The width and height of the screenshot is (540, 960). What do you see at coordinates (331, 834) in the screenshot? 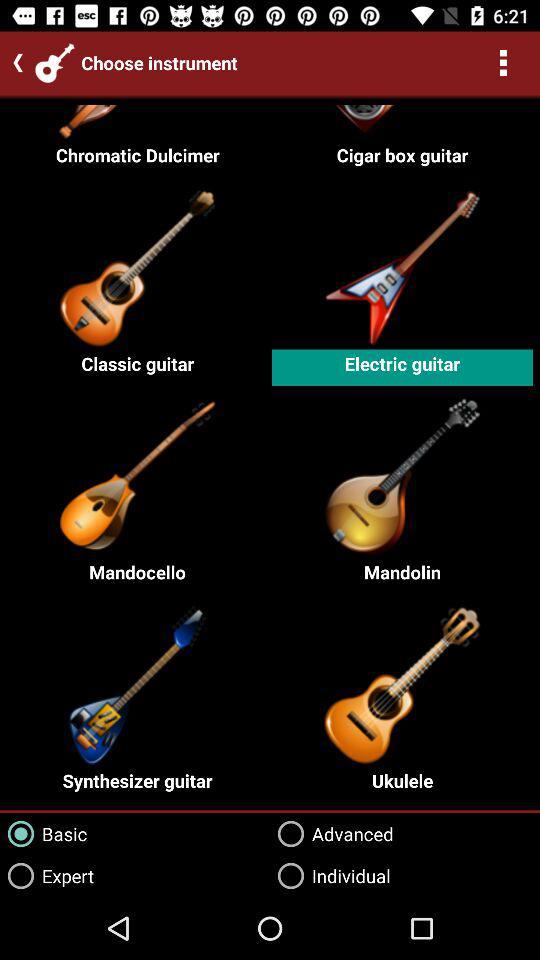
I see `the advanced` at bounding box center [331, 834].